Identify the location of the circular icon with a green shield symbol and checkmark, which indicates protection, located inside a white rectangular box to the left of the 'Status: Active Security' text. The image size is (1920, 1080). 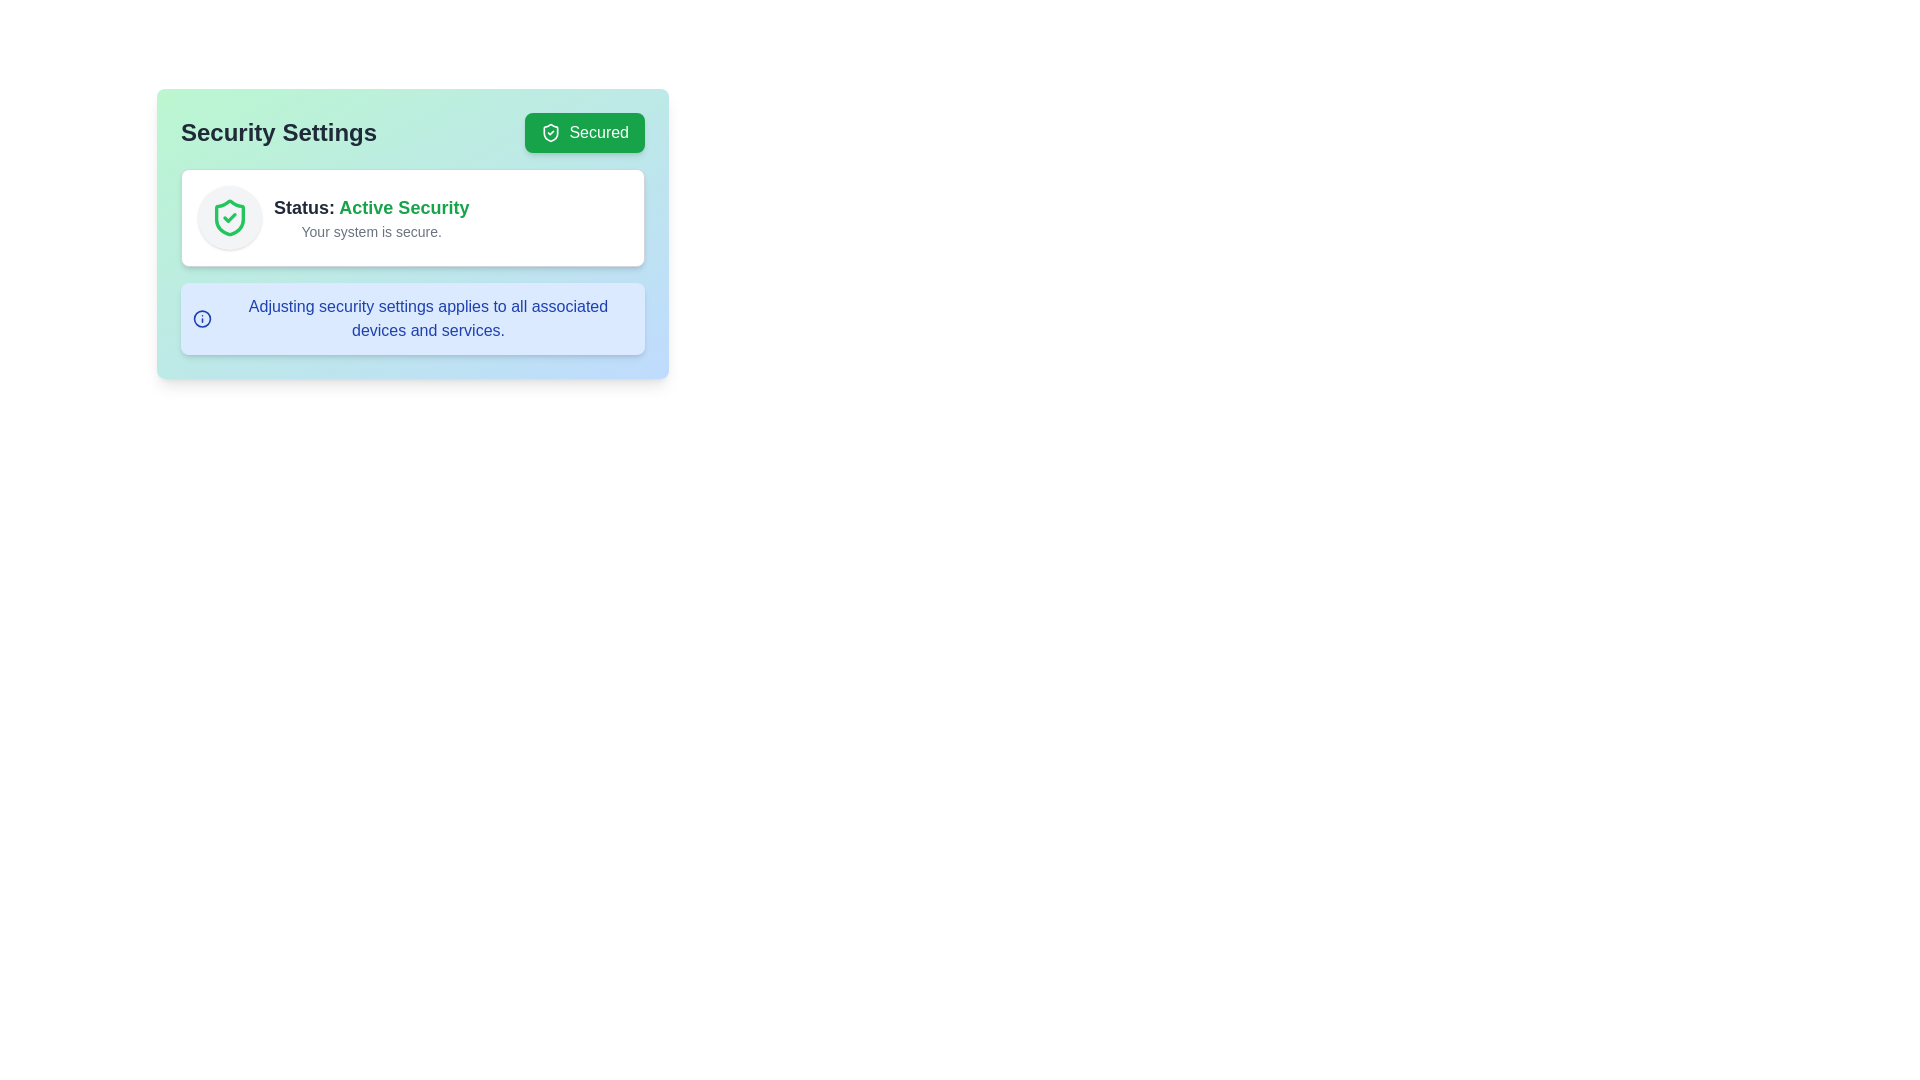
(230, 218).